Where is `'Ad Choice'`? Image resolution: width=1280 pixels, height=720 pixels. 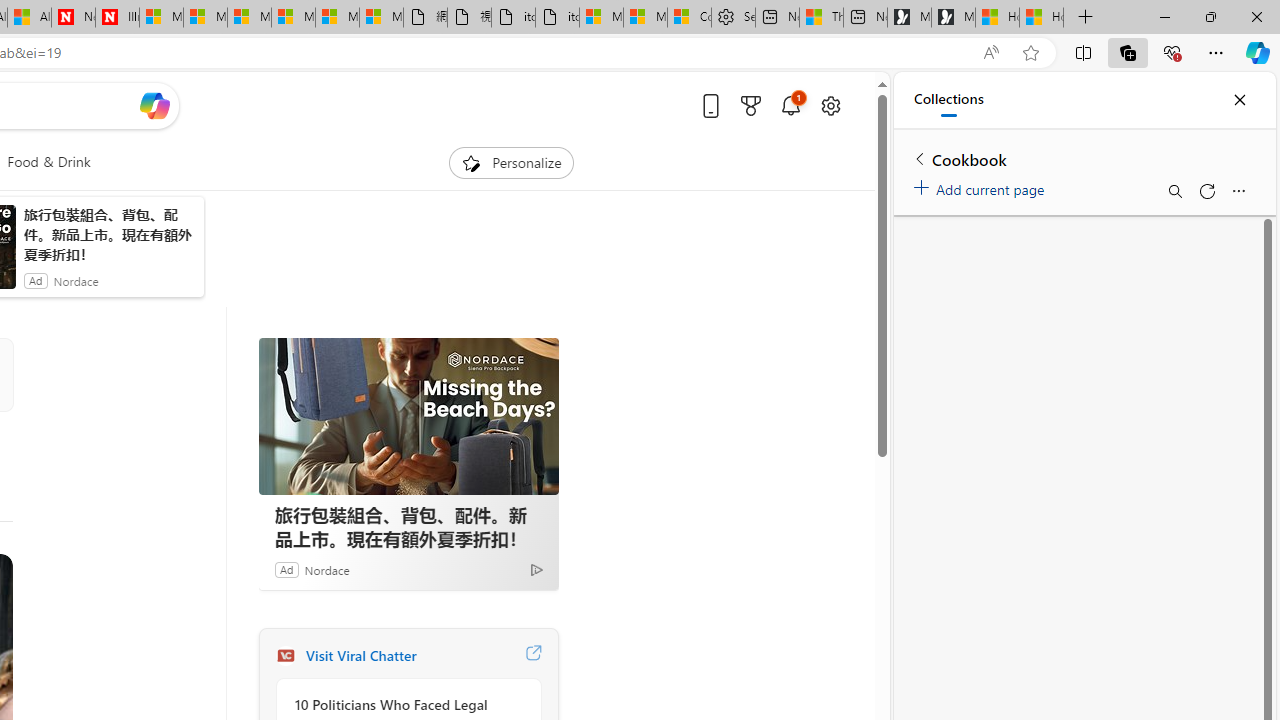
'Ad Choice' is located at coordinates (536, 569).